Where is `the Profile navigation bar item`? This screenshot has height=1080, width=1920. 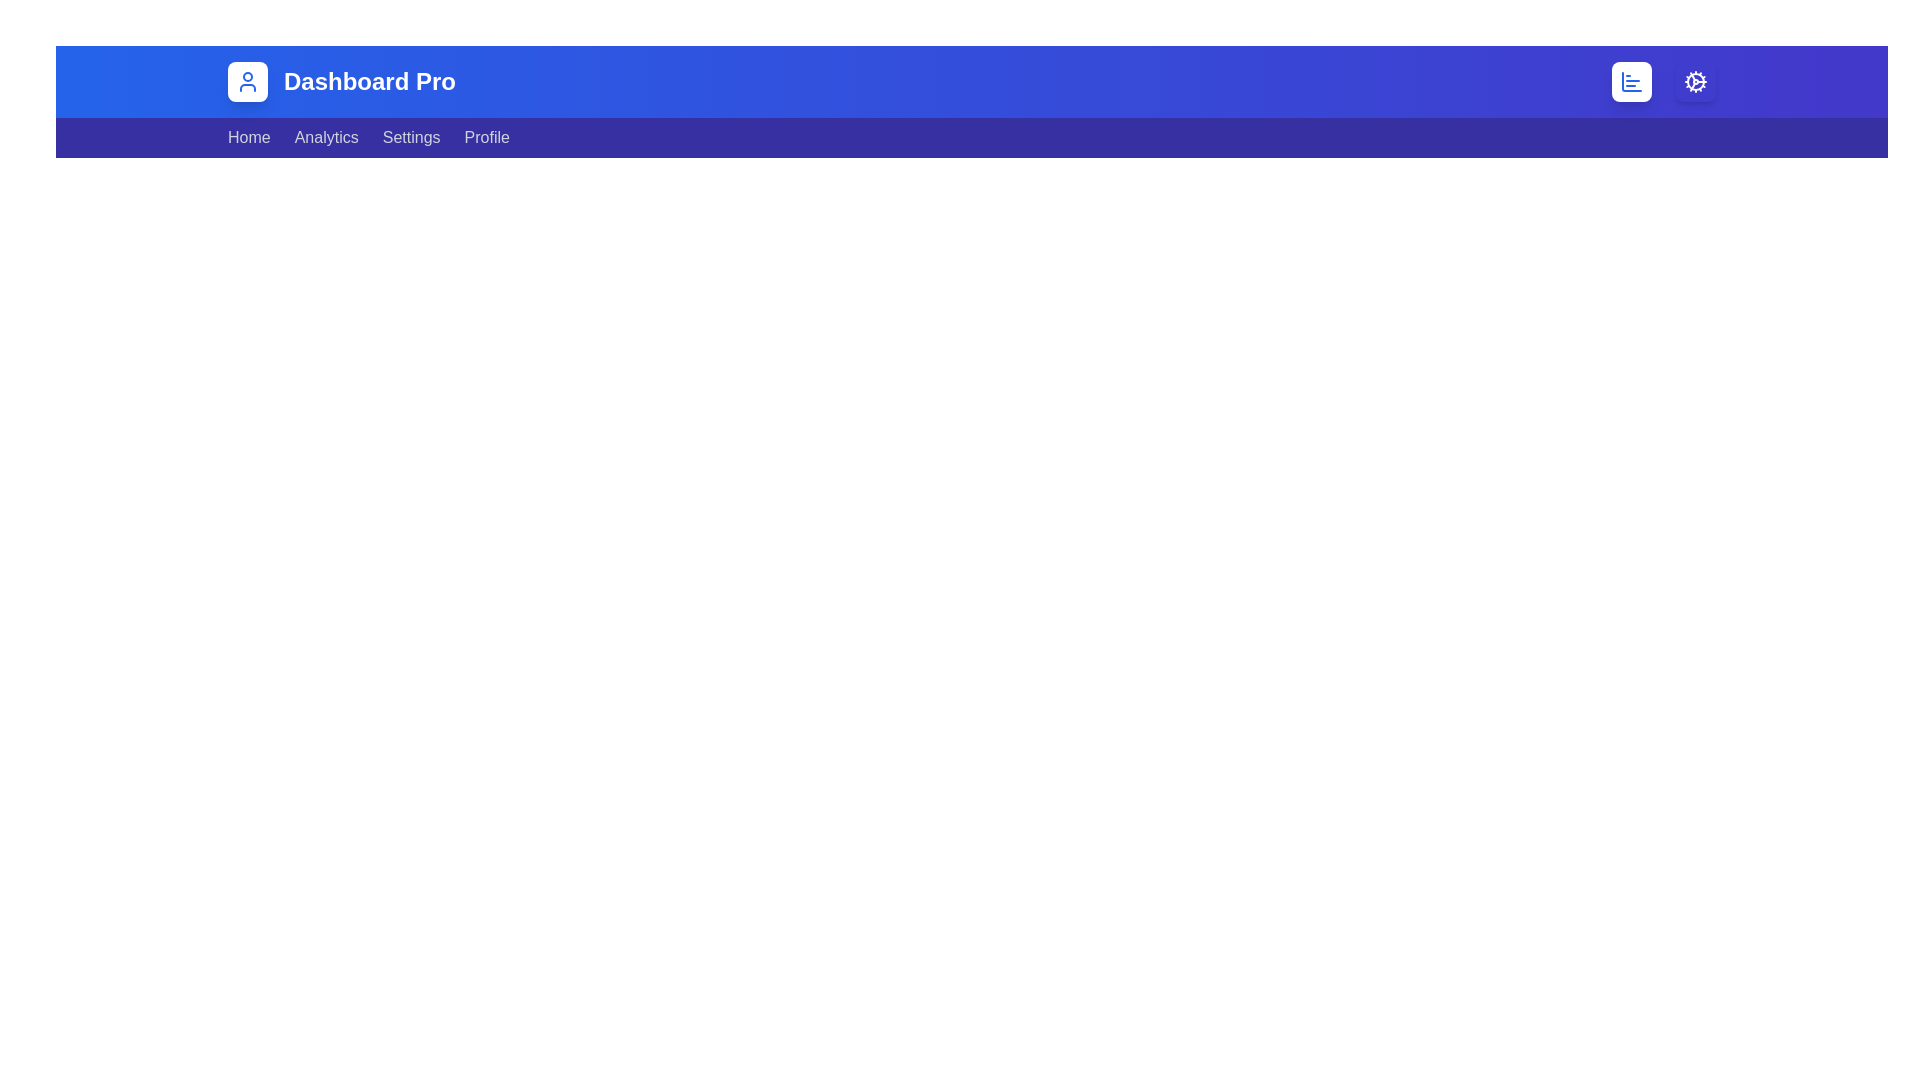 the Profile navigation bar item is located at coordinates (486, 137).